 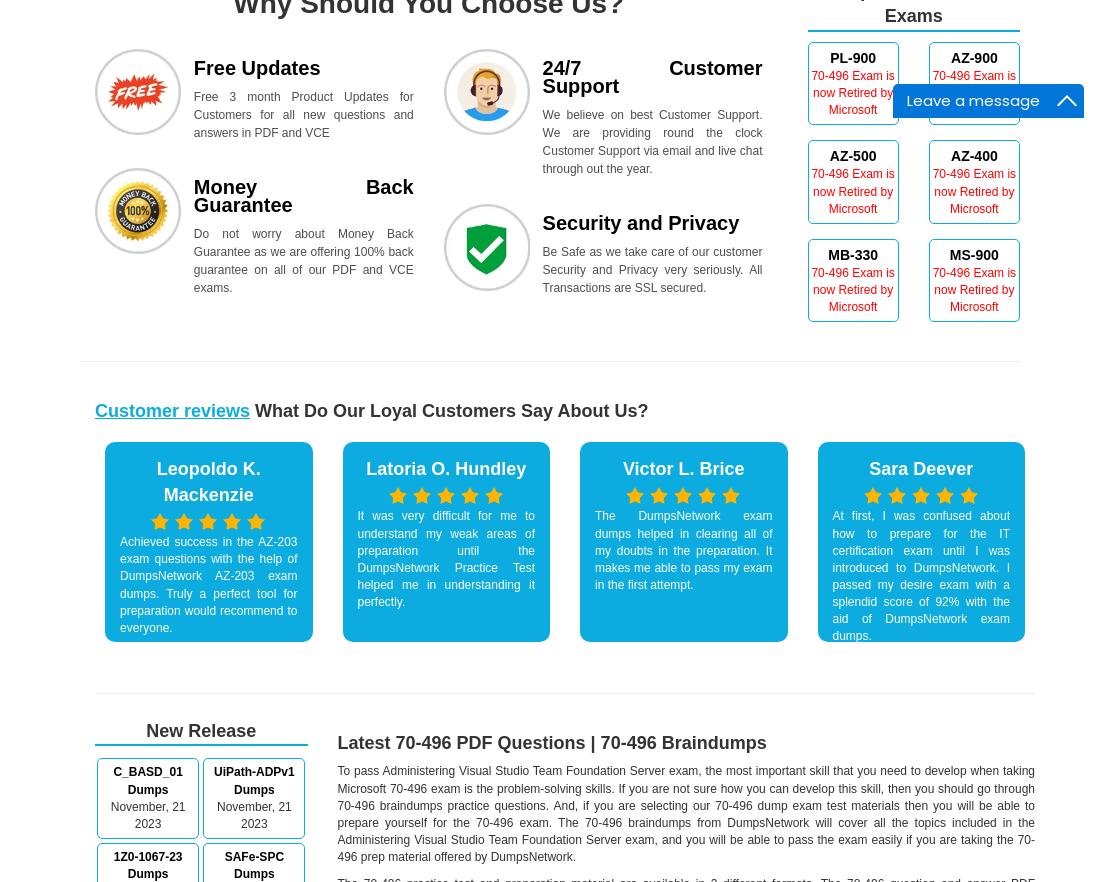 I want to click on 'Money Back Guarantee', so click(x=302, y=195).